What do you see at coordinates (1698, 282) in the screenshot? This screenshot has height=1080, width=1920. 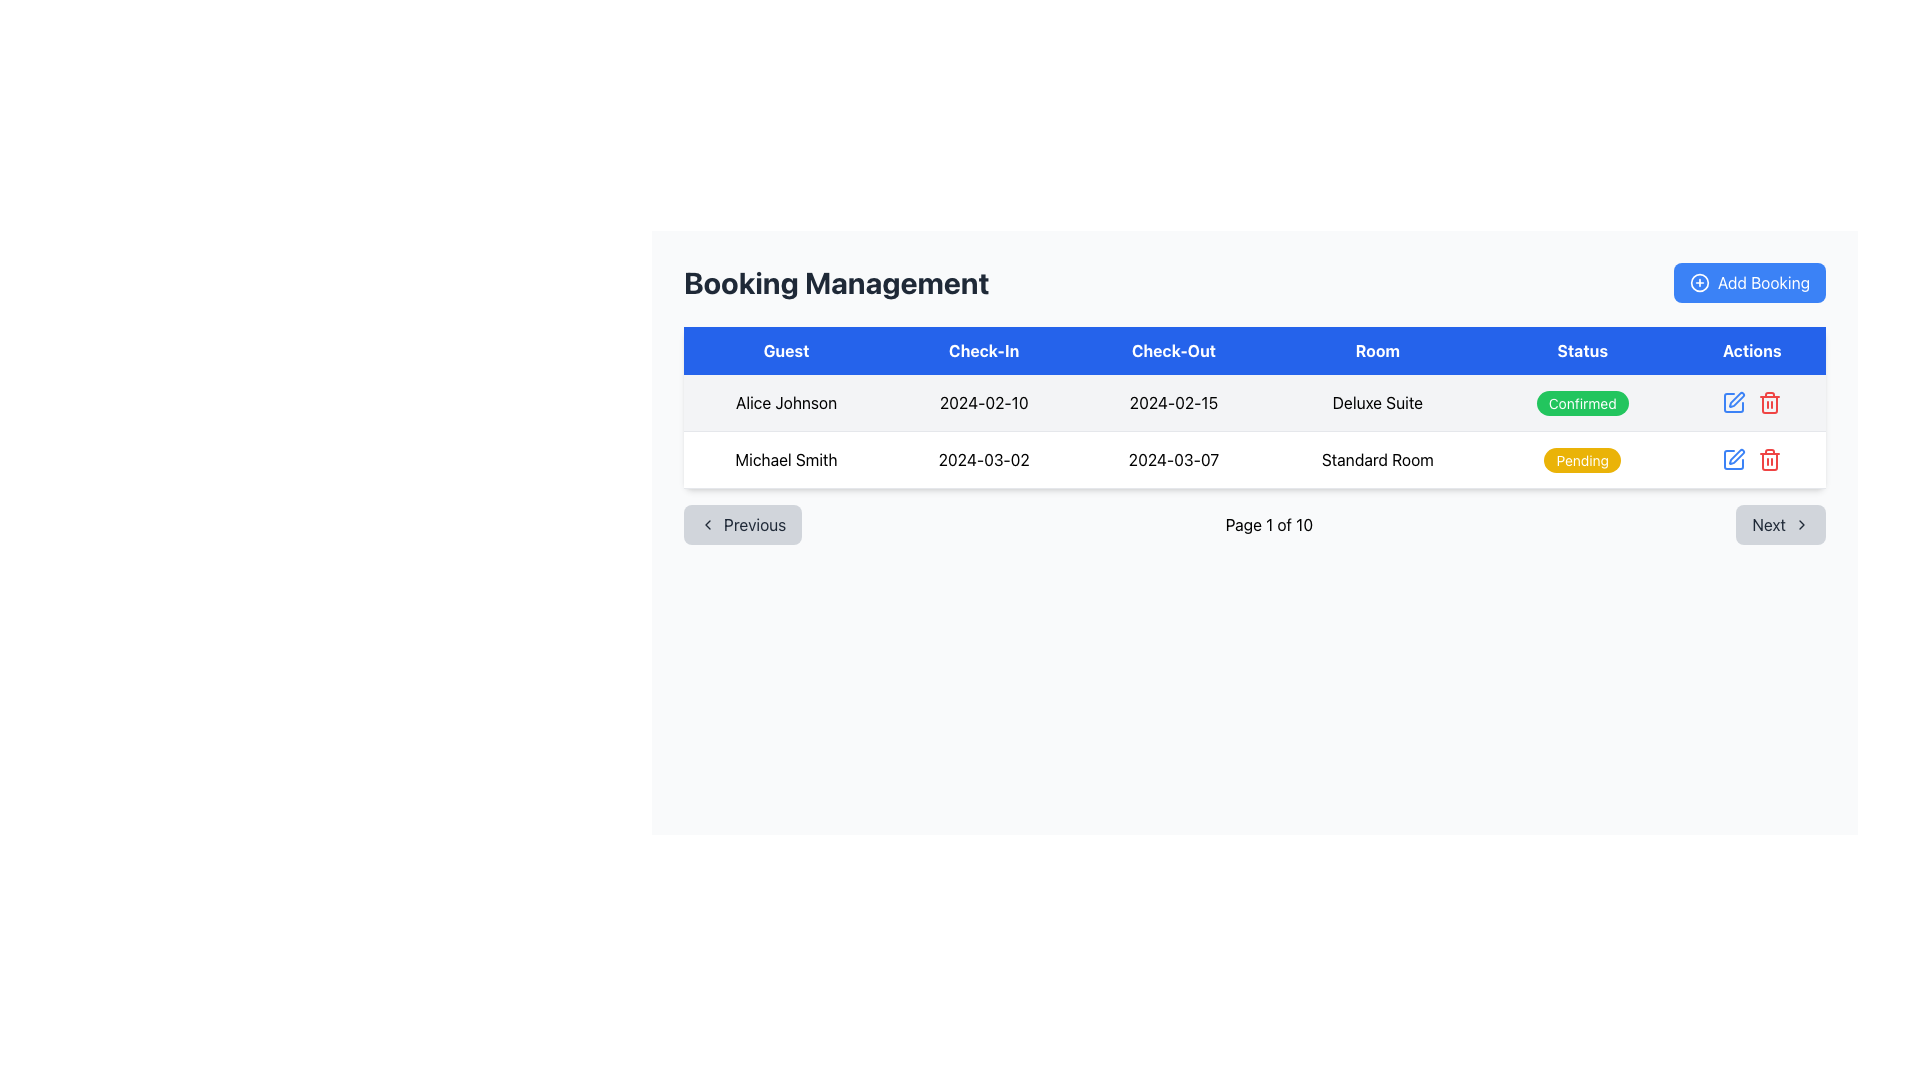 I see `the '+' icon located within the 'Add Booking' button in the top-right corner of the interface` at bounding box center [1698, 282].